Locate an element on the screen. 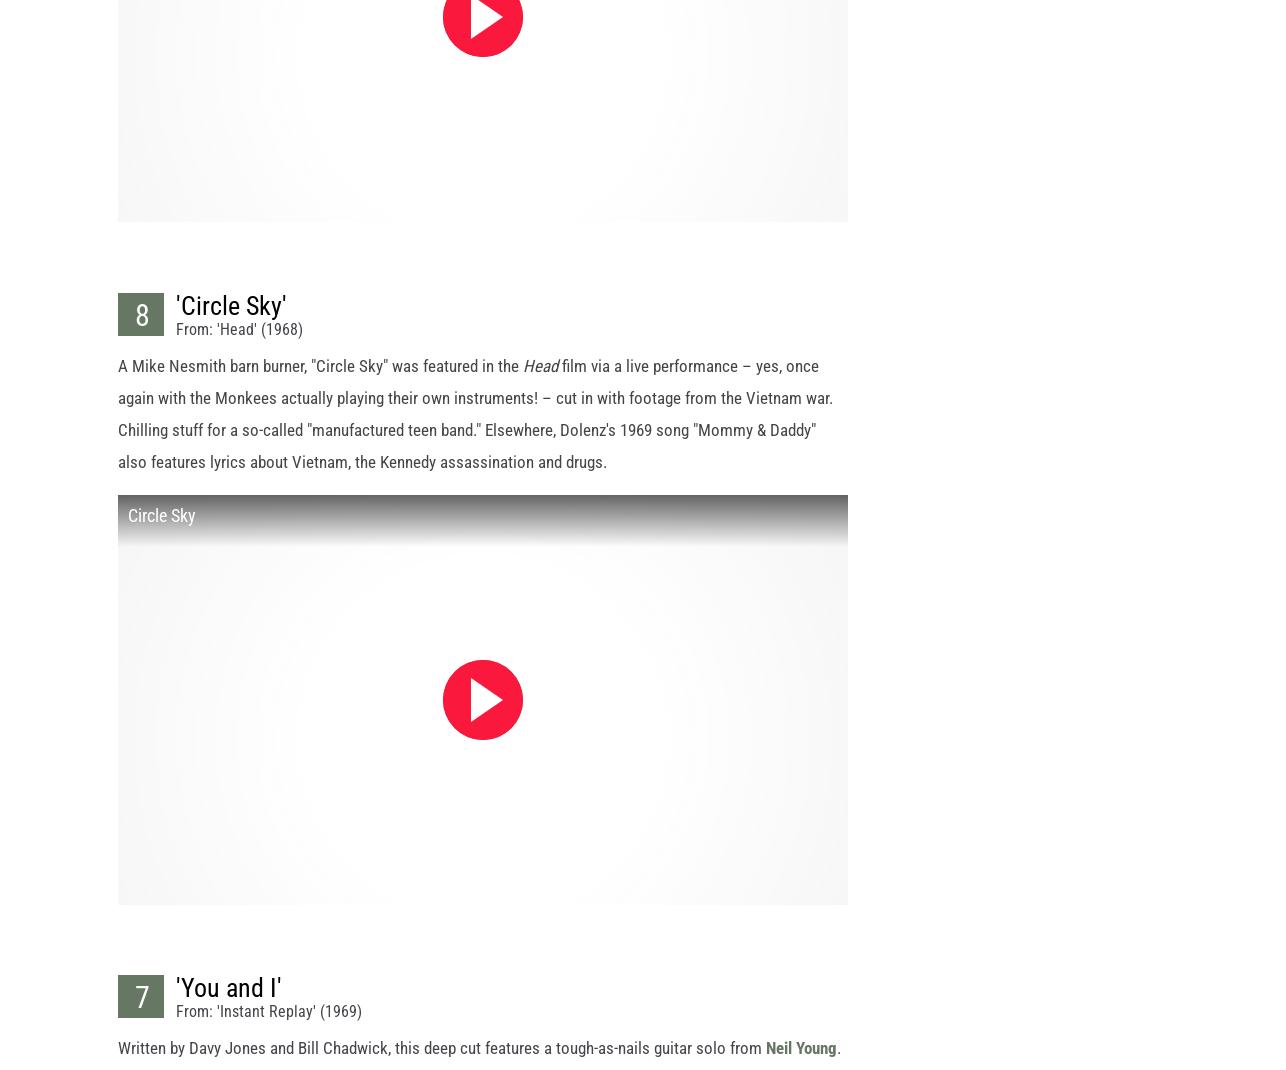 Image resolution: width=1286 pixels, height=1070 pixels. 'From: 'Instant Replay' (1969)' is located at coordinates (269, 1028).